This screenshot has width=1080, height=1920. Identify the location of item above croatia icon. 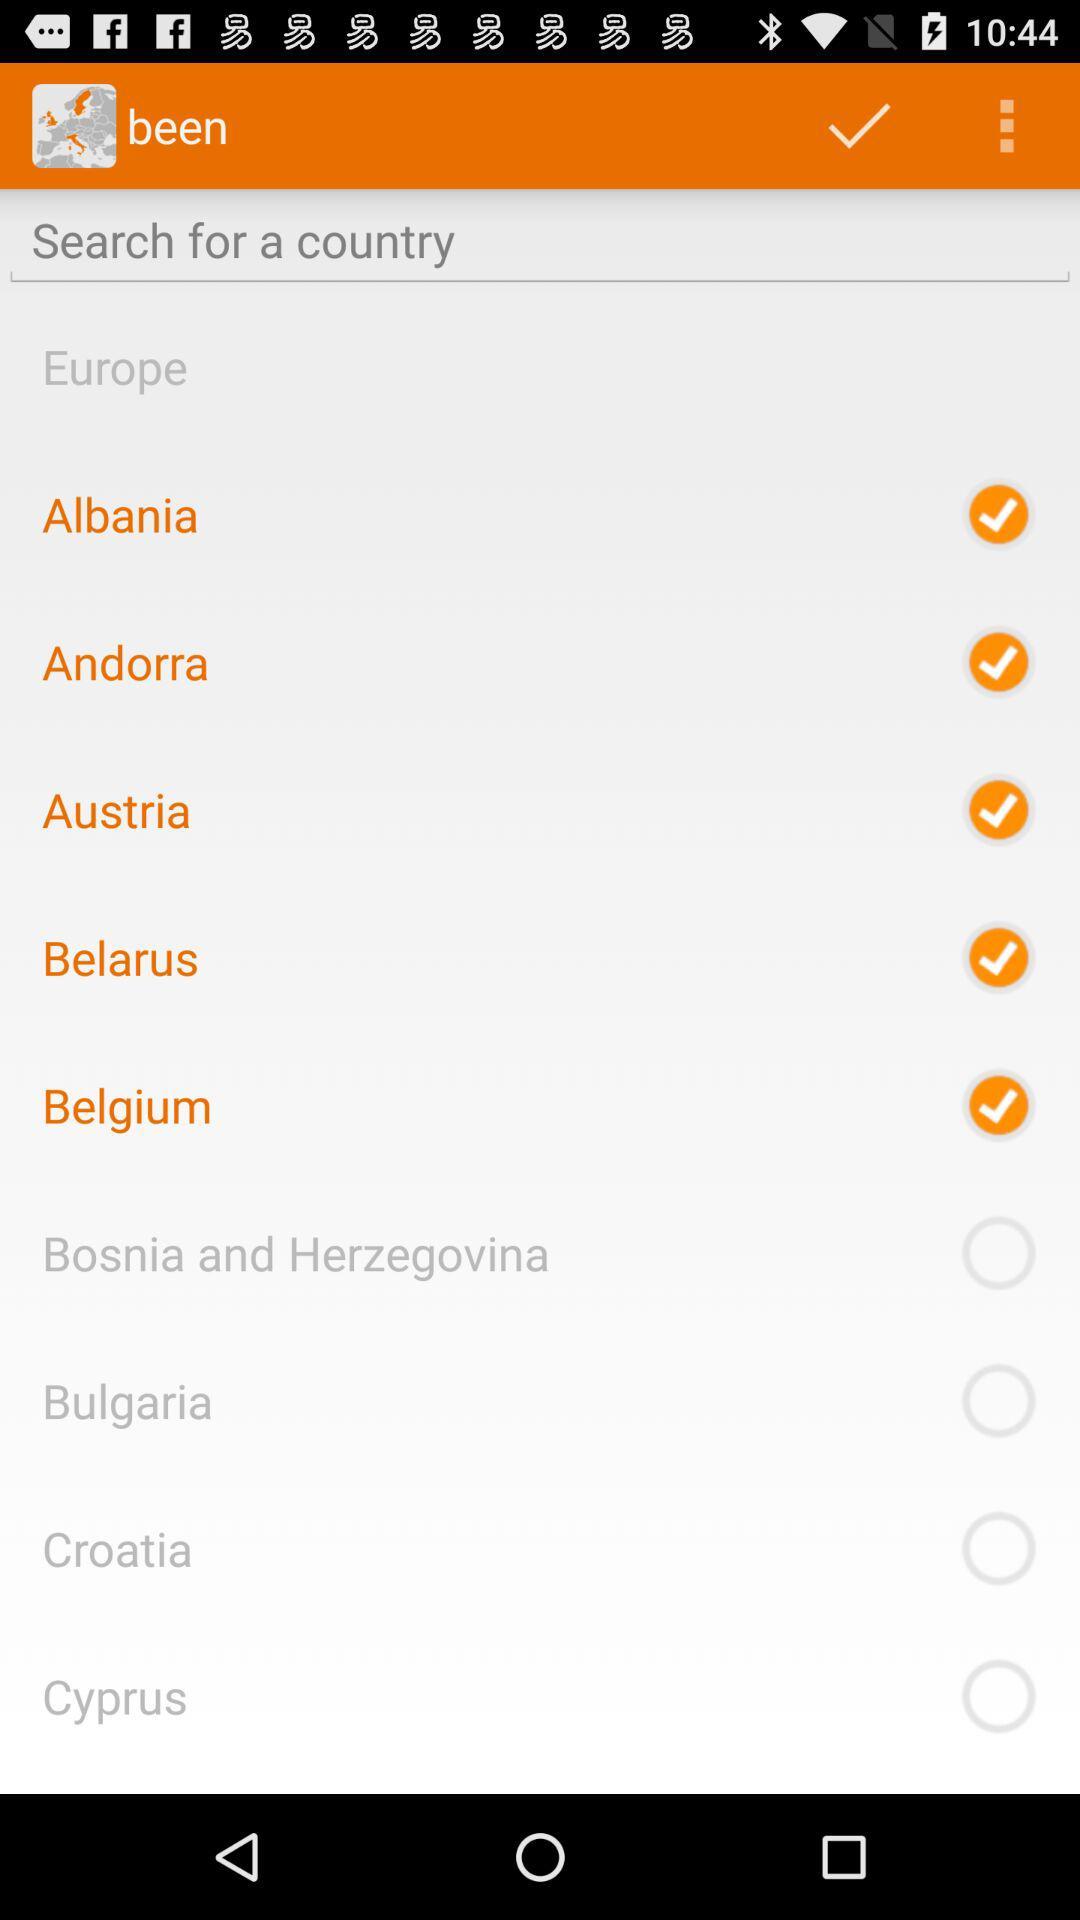
(127, 1399).